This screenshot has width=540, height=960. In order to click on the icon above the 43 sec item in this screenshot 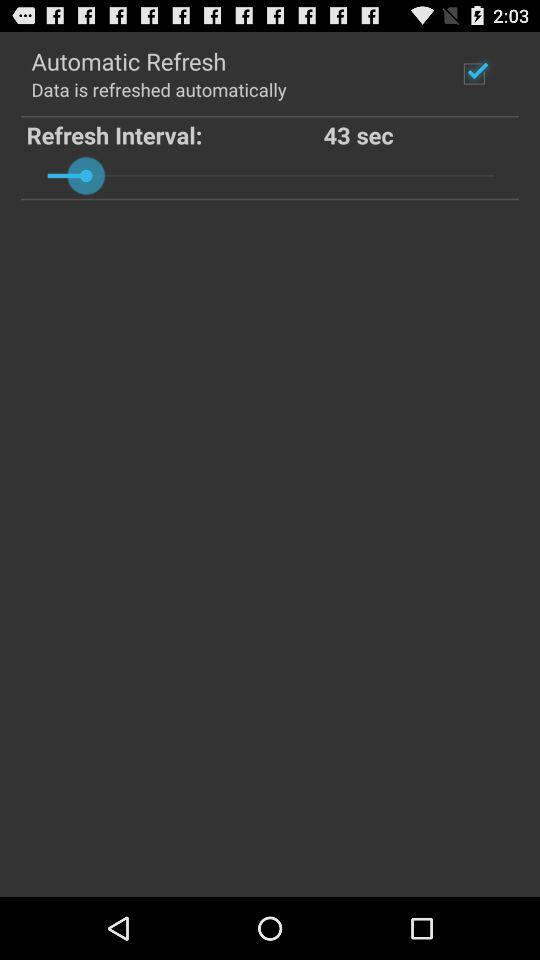, I will do `click(473, 73)`.